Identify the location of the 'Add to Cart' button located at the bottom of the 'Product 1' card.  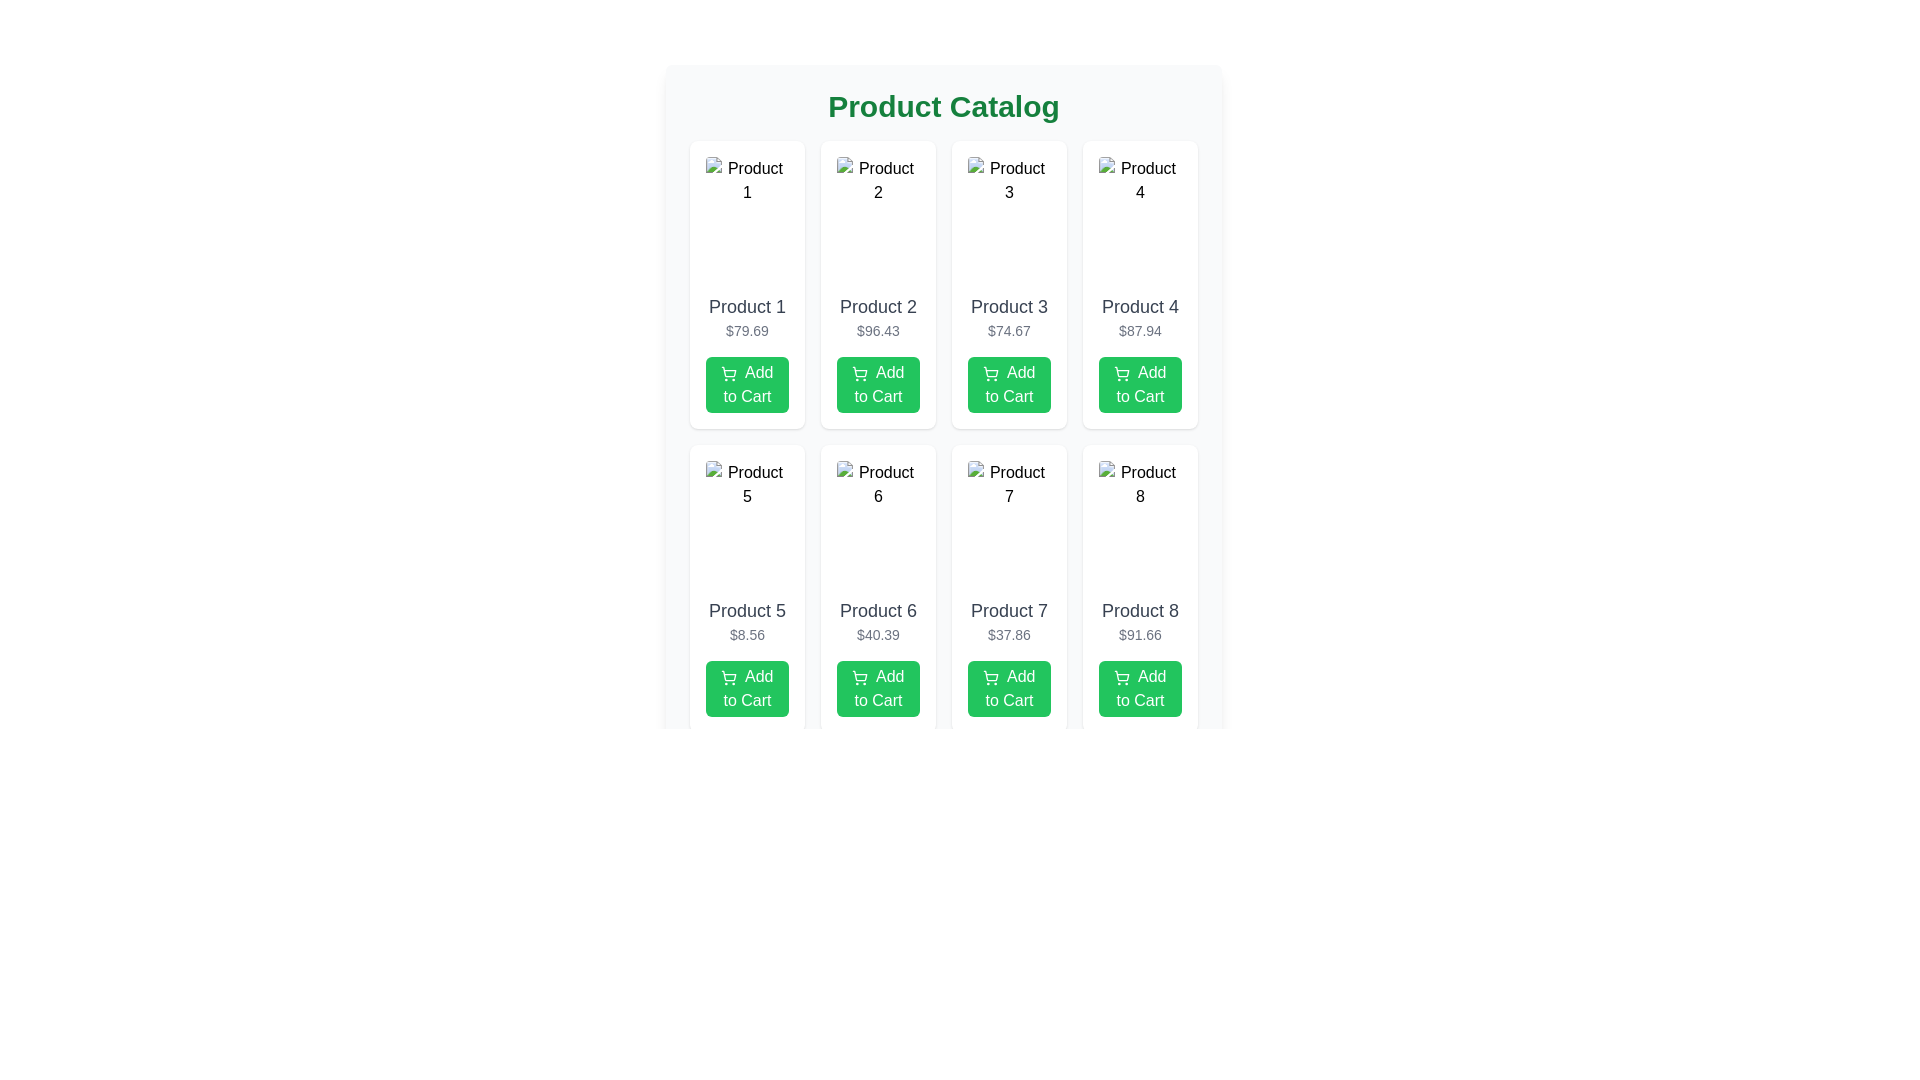
(746, 385).